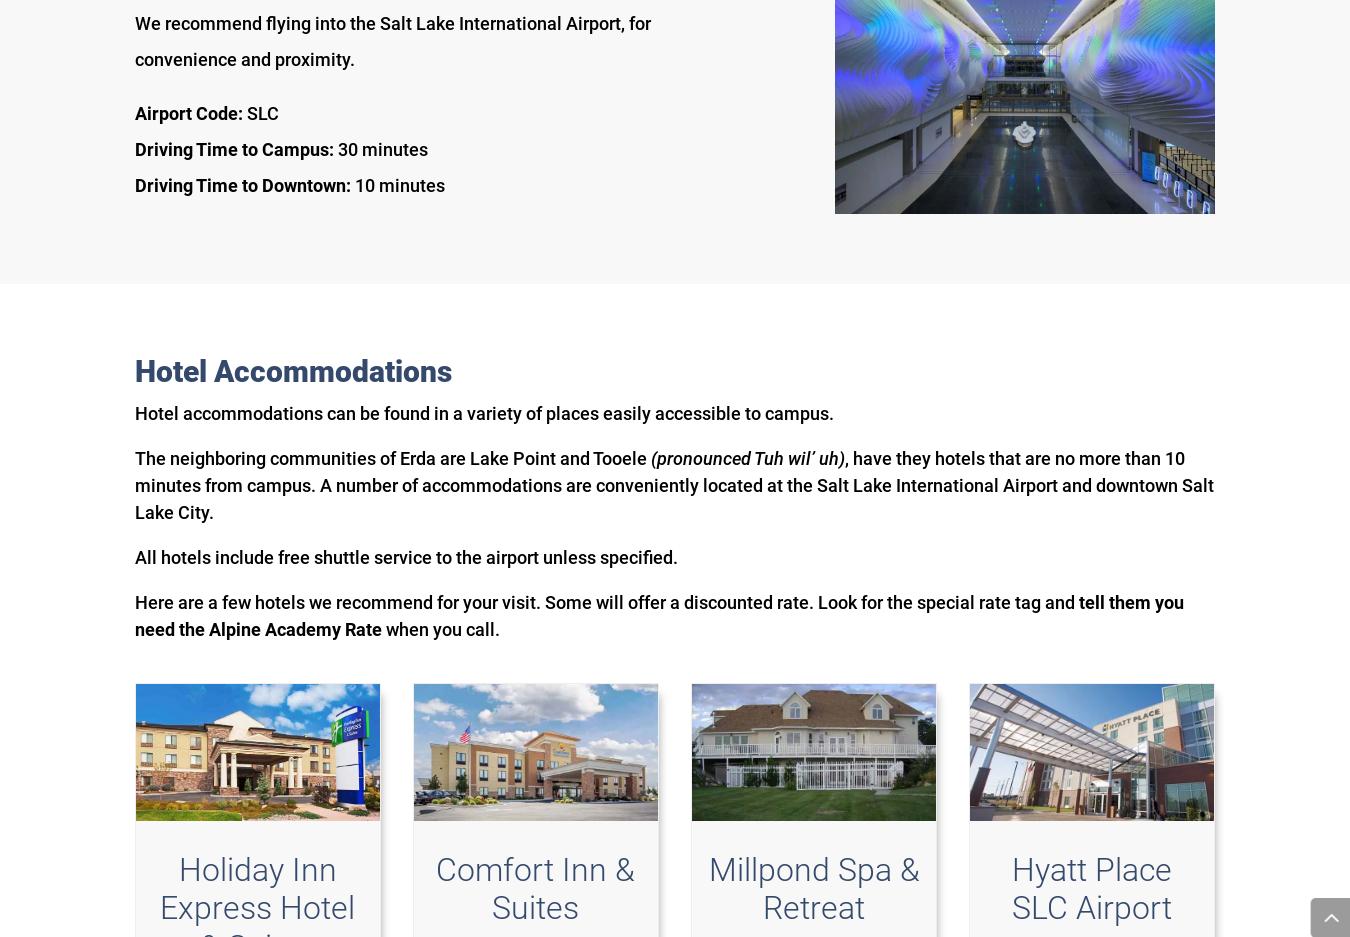  What do you see at coordinates (292, 369) in the screenshot?
I see `'Hotel Accommodations'` at bounding box center [292, 369].